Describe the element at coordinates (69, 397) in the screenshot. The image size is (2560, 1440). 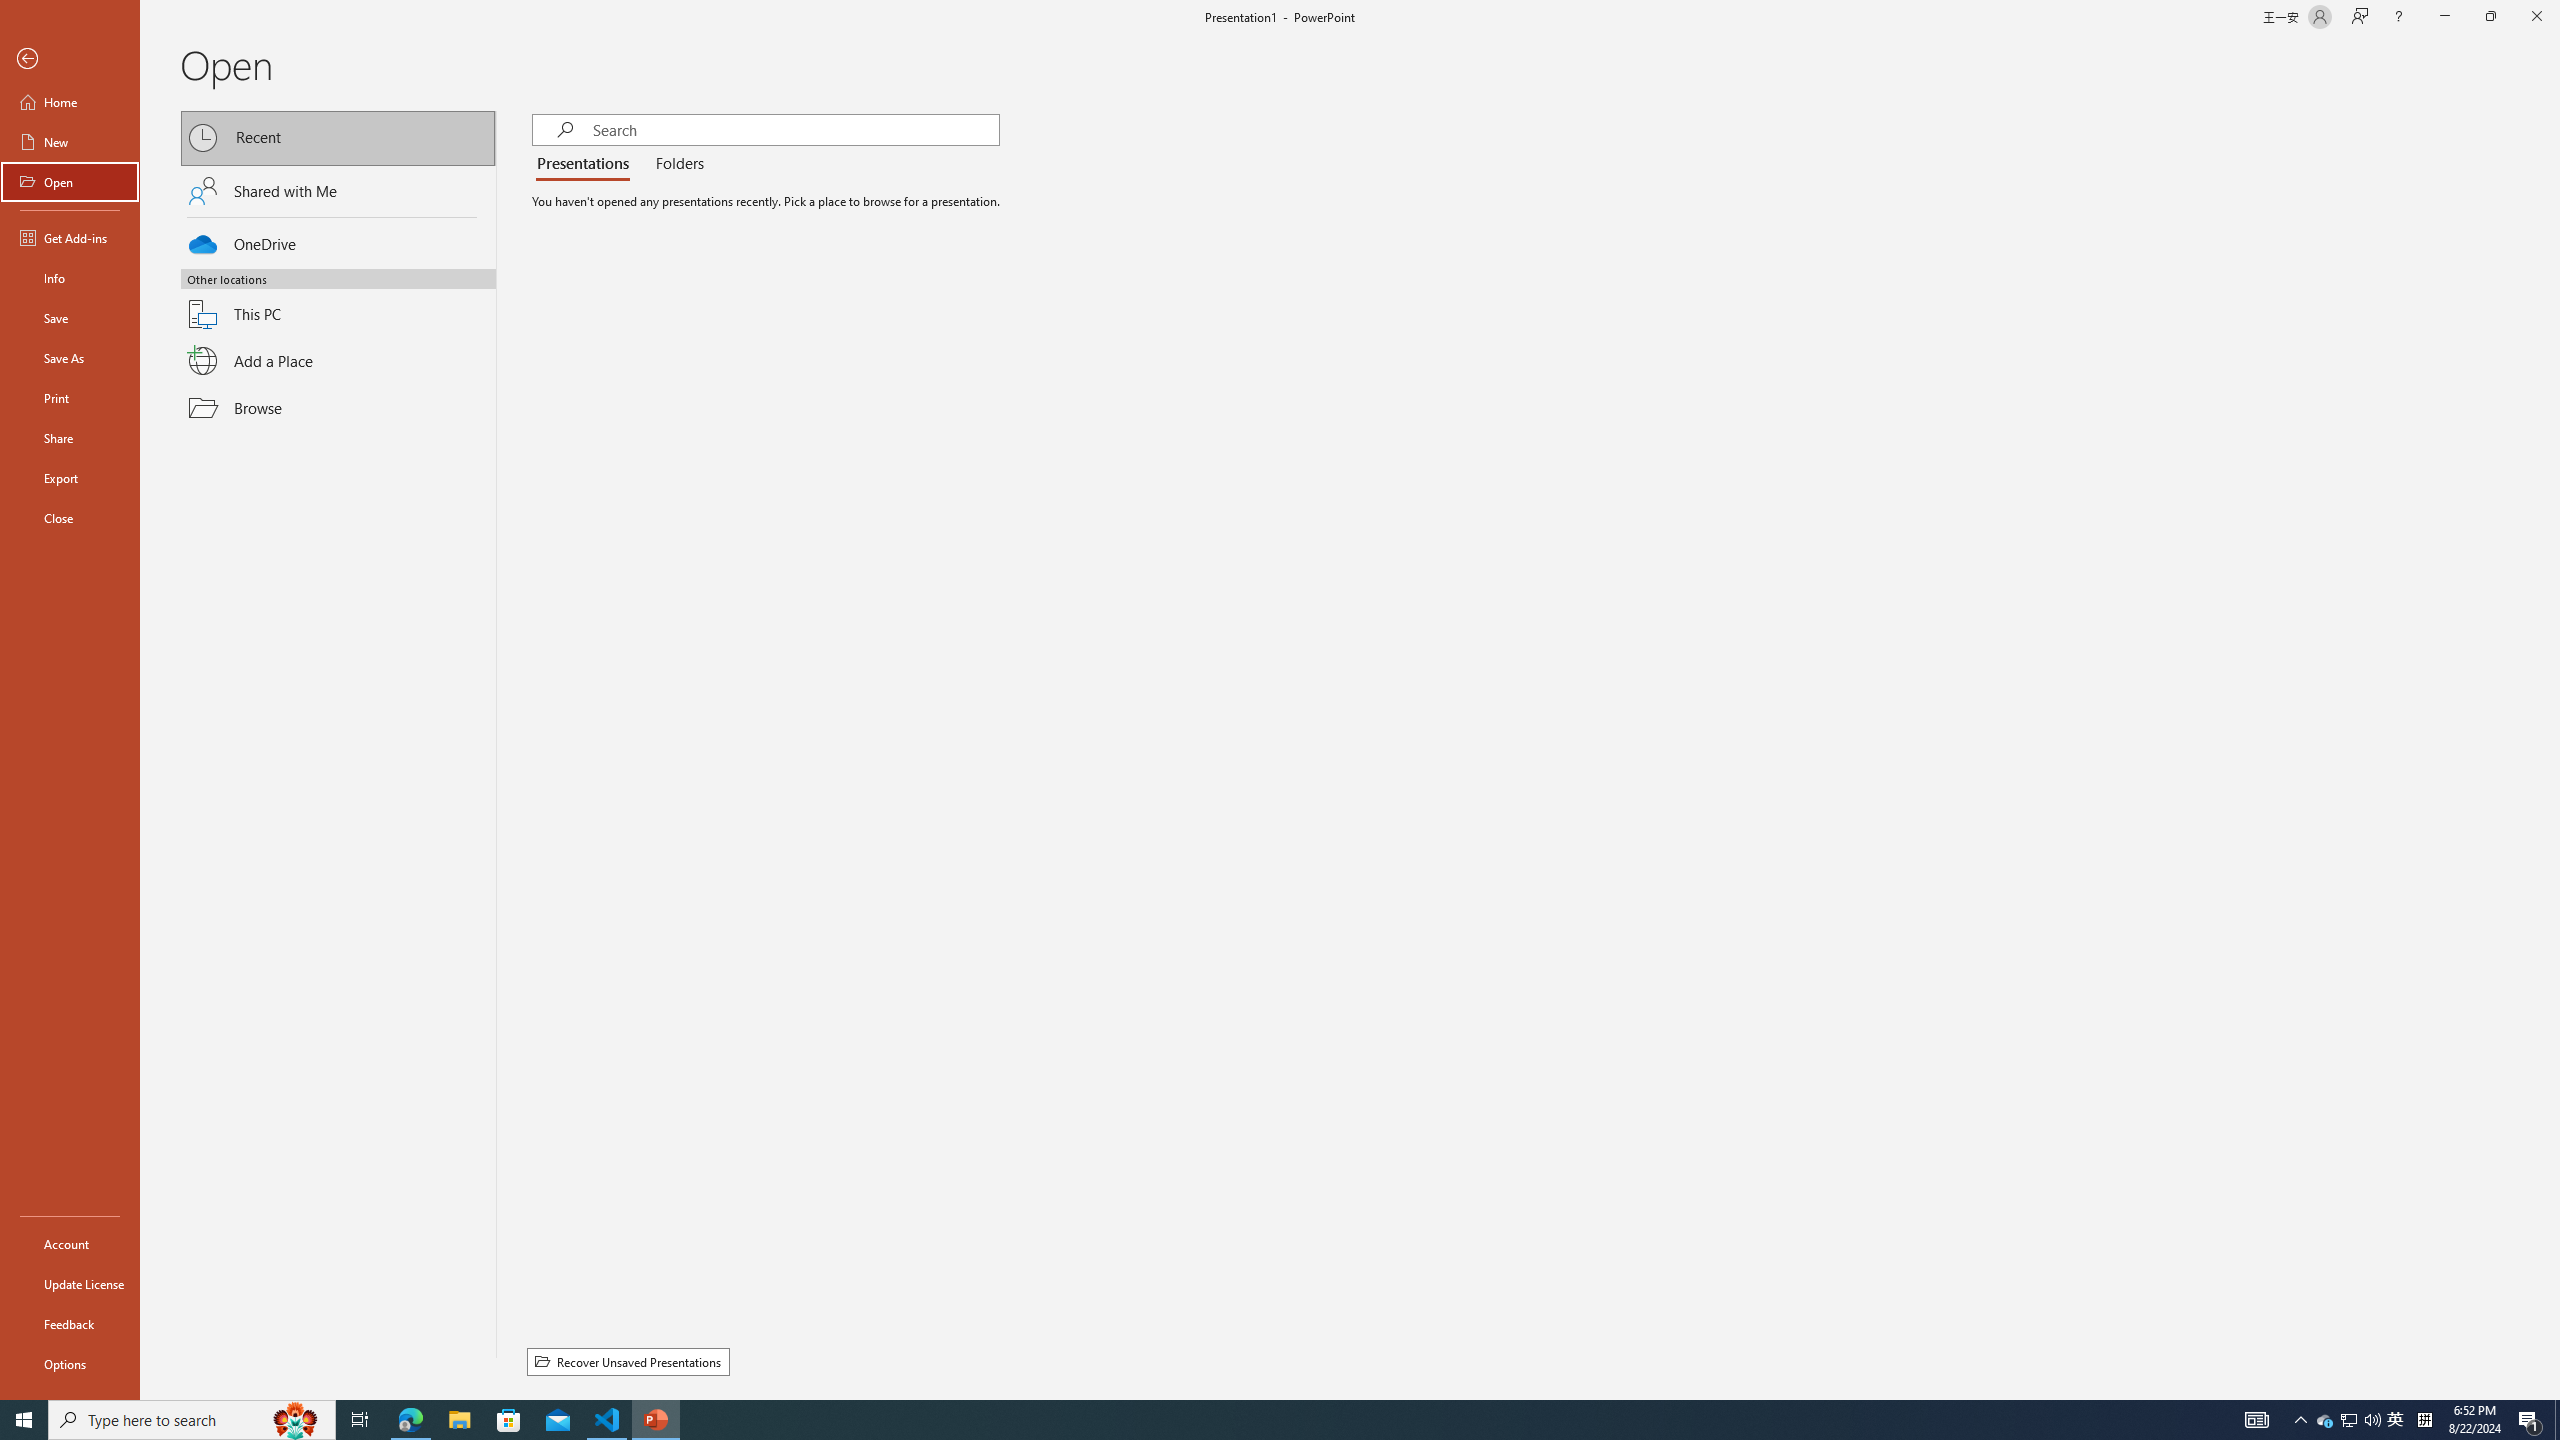
I see `'Print'` at that location.